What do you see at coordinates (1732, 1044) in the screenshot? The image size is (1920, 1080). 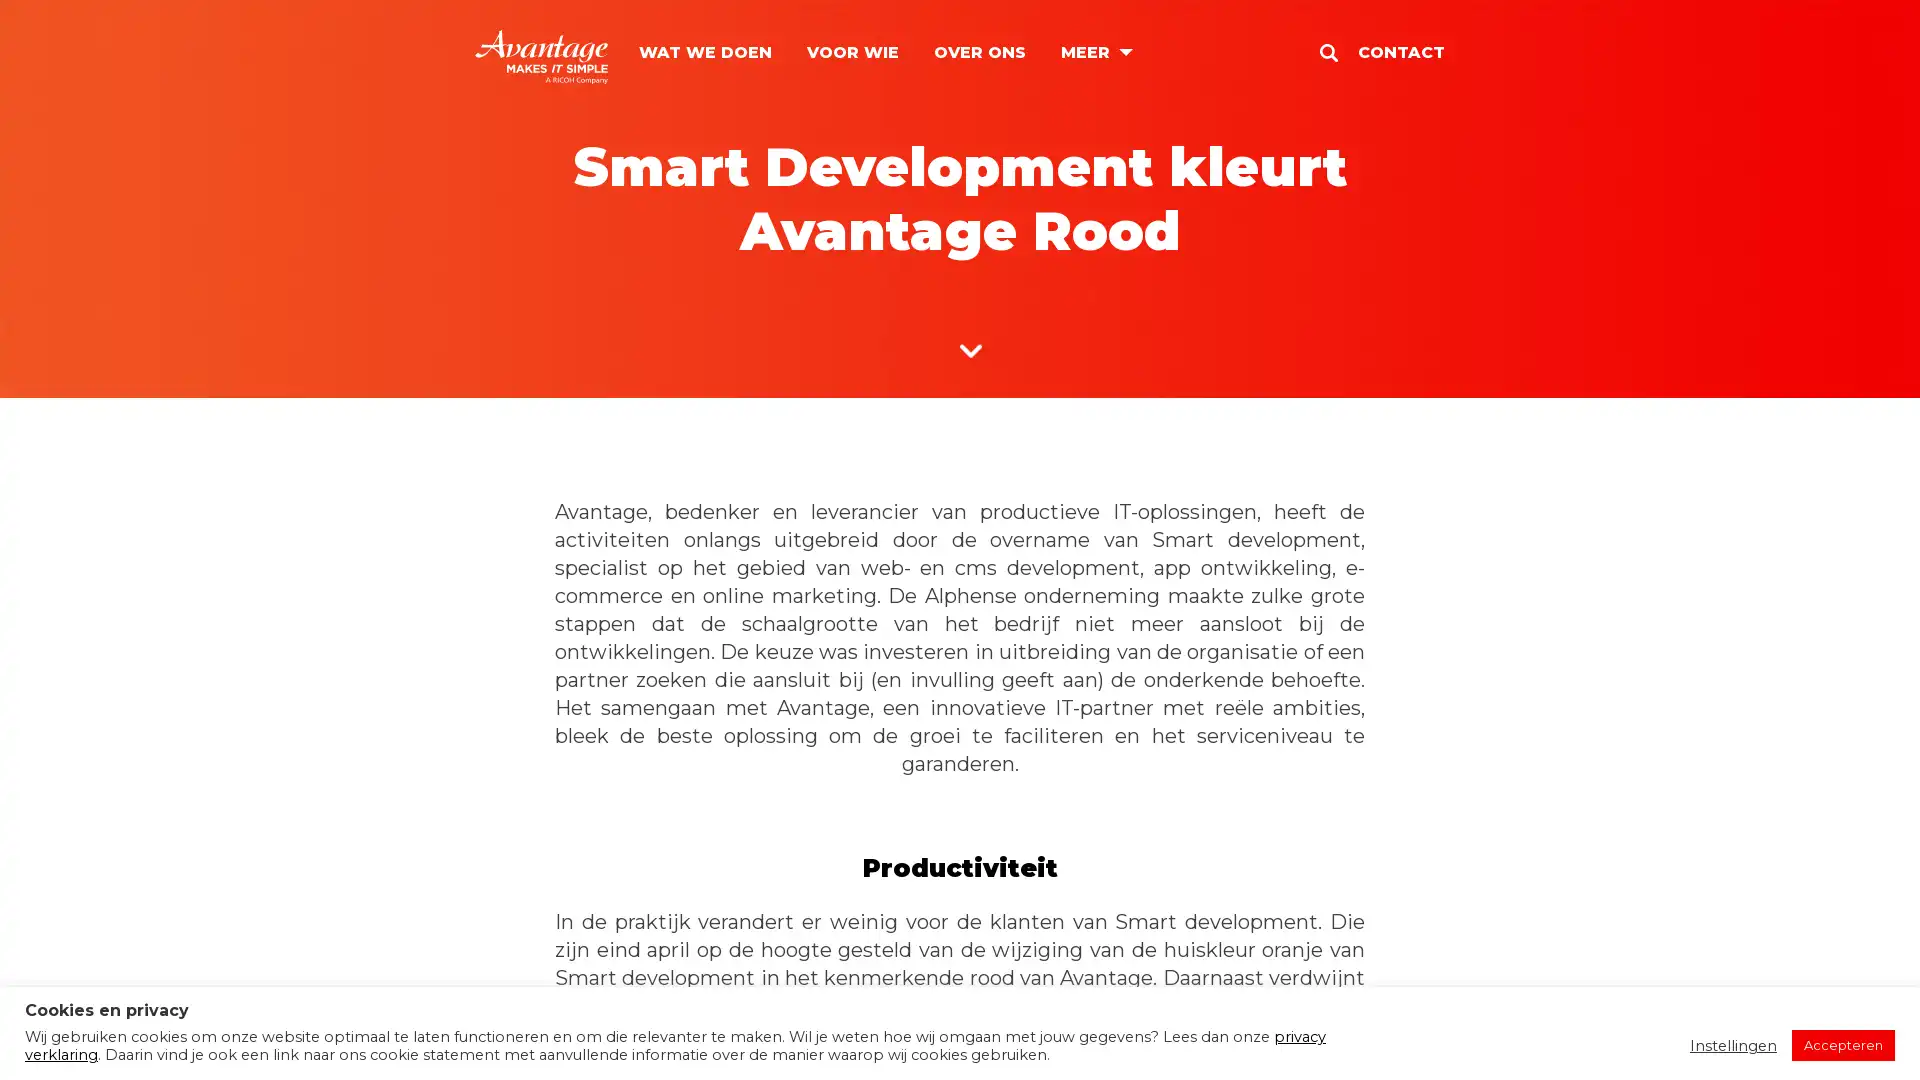 I see `Instellingen` at bounding box center [1732, 1044].